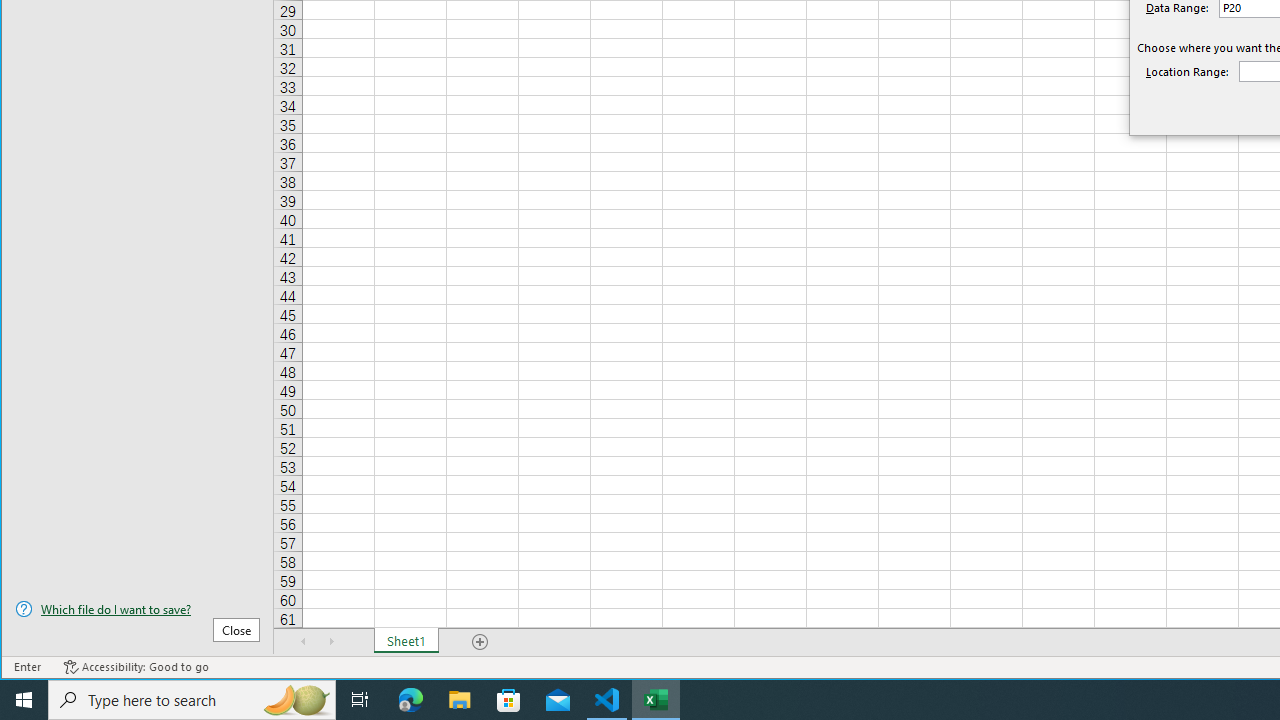  Describe the element at coordinates (136, 608) in the screenshot. I see `'Which file do I want to save?'` at that location.